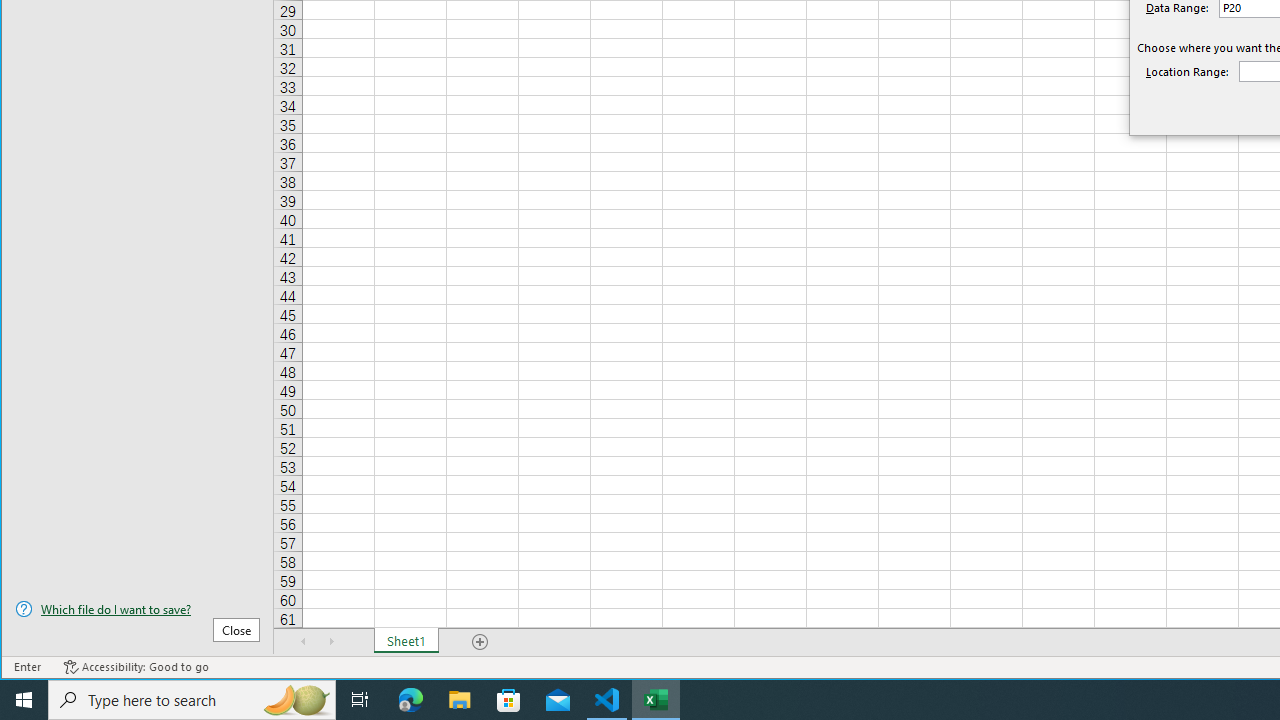  Describe the element at coordinates (136, 608) in the screenshot. I see `'Which file do I want to save?'` at that location.